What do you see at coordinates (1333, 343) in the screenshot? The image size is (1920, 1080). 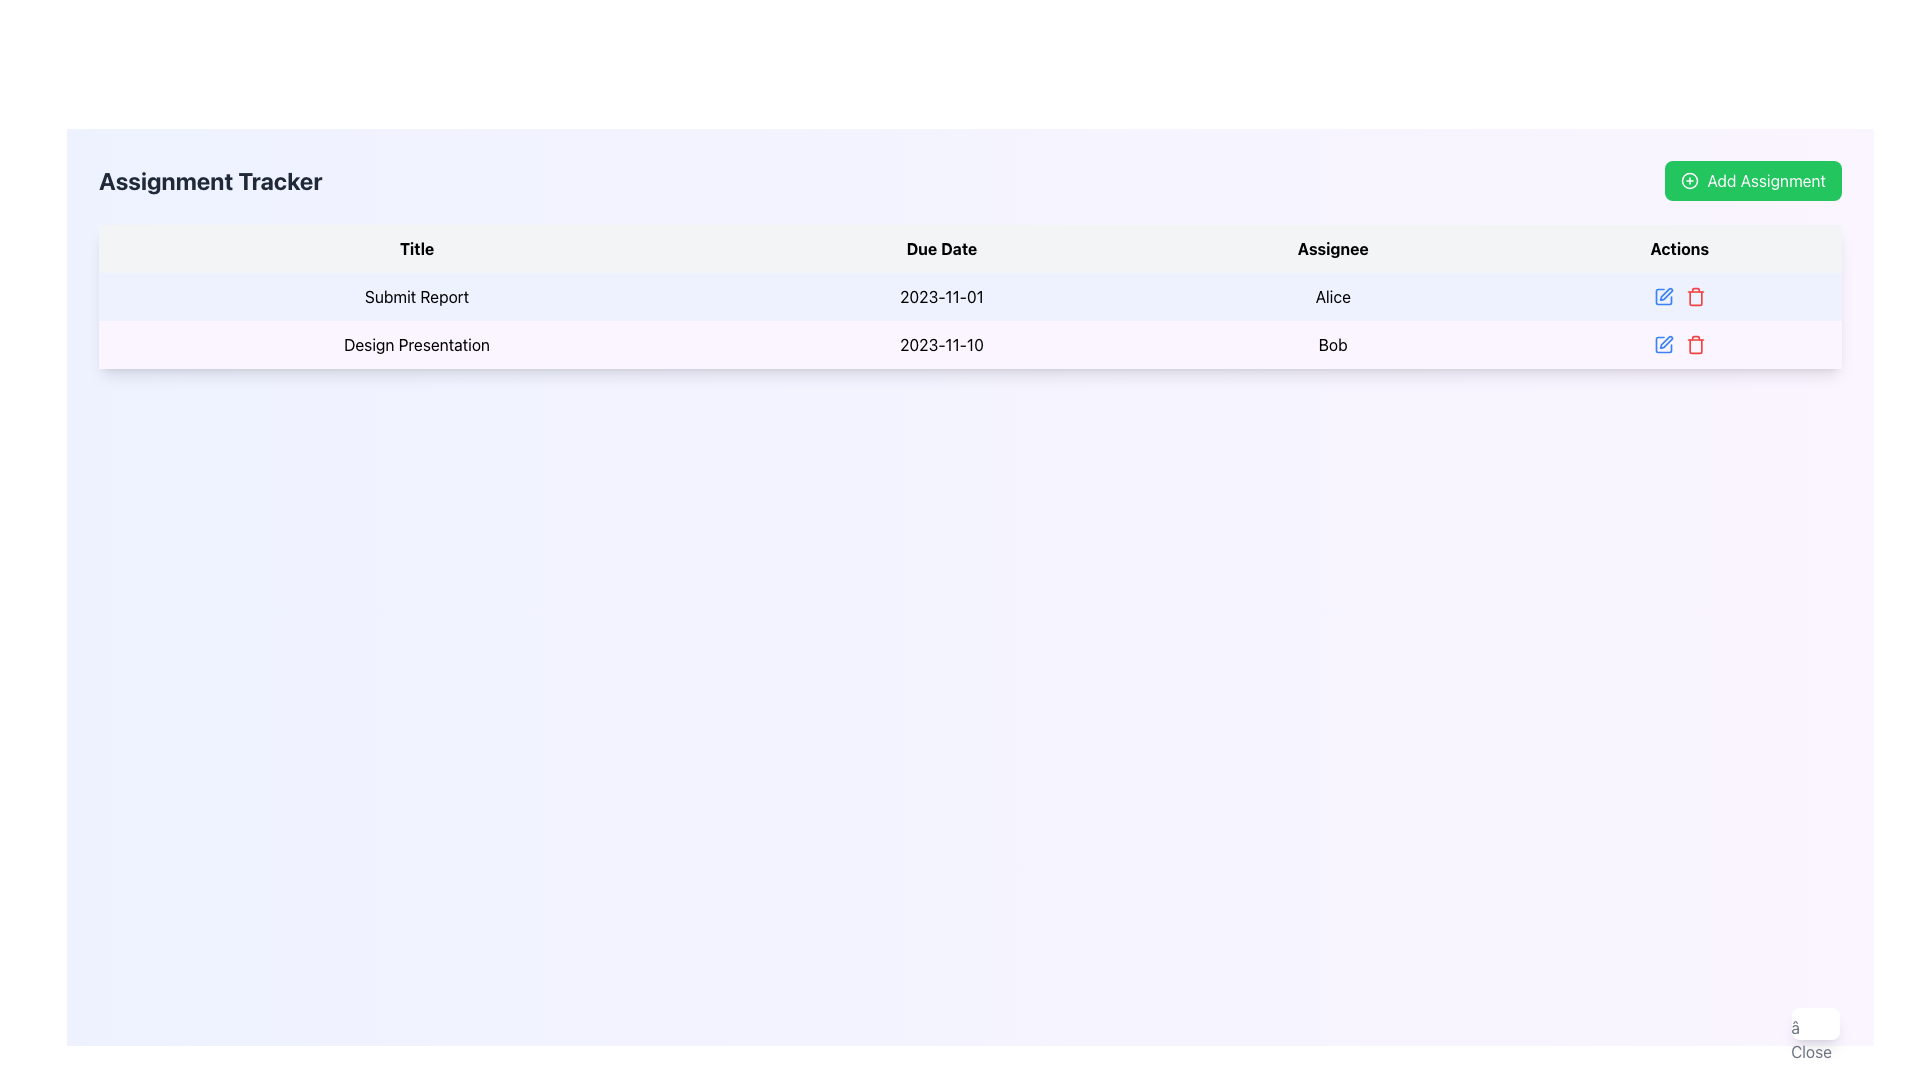 I see `the text label displaying 'Bob' in the 'Assignee' column of the table interface` at bounding box center [1333, 343].